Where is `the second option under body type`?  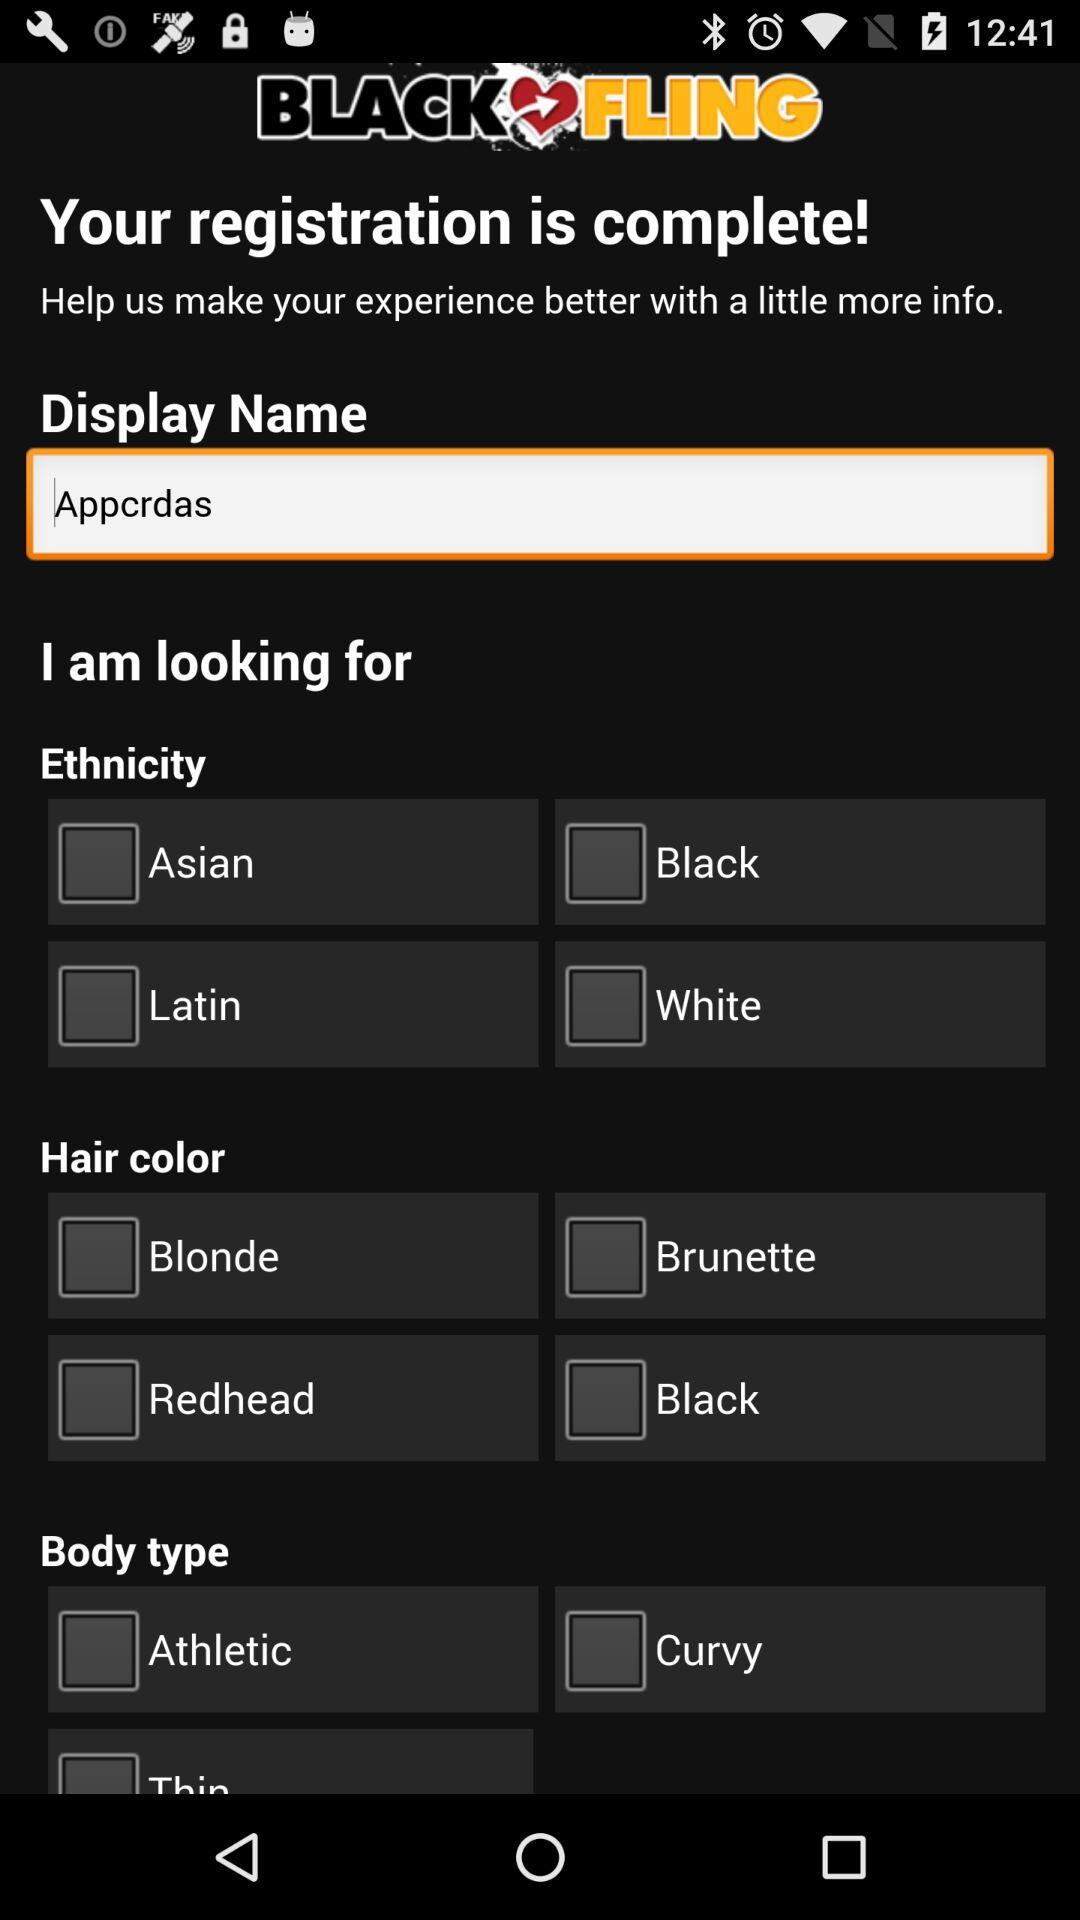 the second option under body type is located at coordinates (799, 1649).